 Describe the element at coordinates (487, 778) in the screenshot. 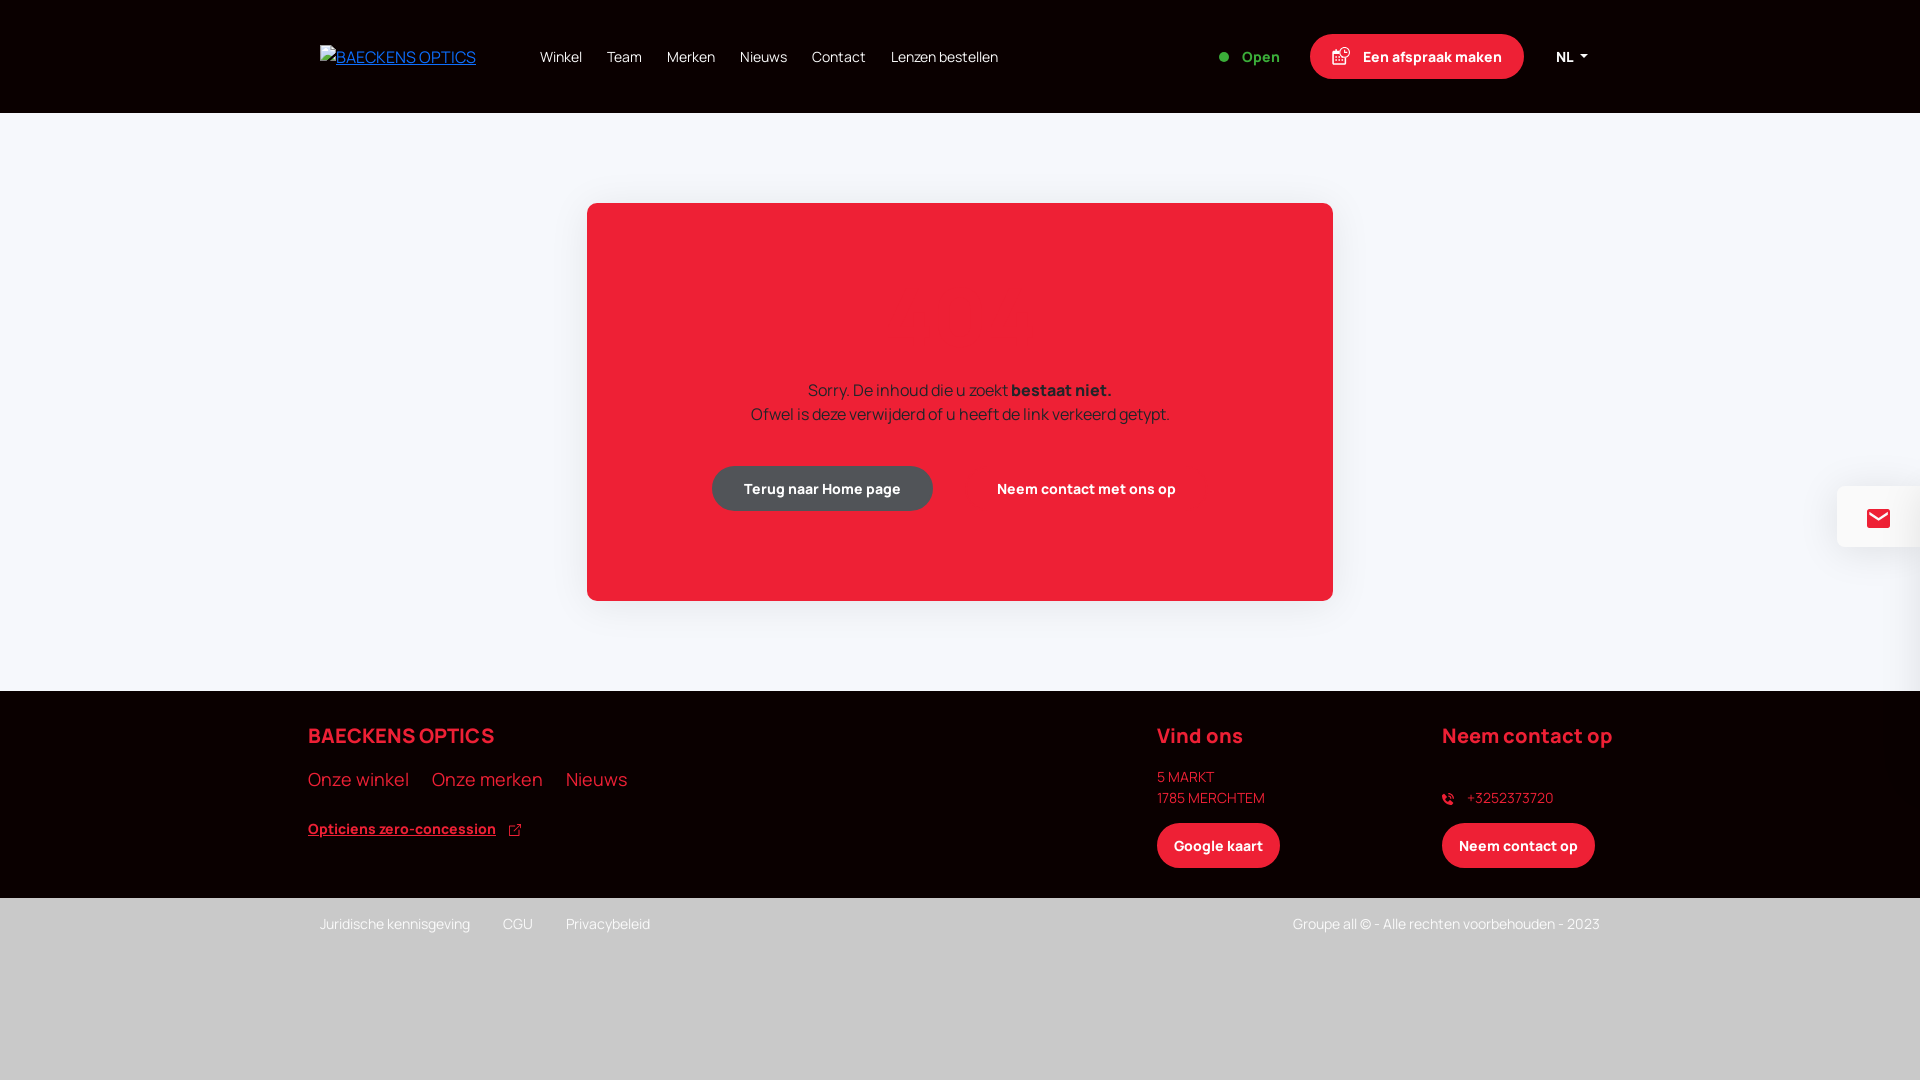

I see `'Onze merken'` at that location.